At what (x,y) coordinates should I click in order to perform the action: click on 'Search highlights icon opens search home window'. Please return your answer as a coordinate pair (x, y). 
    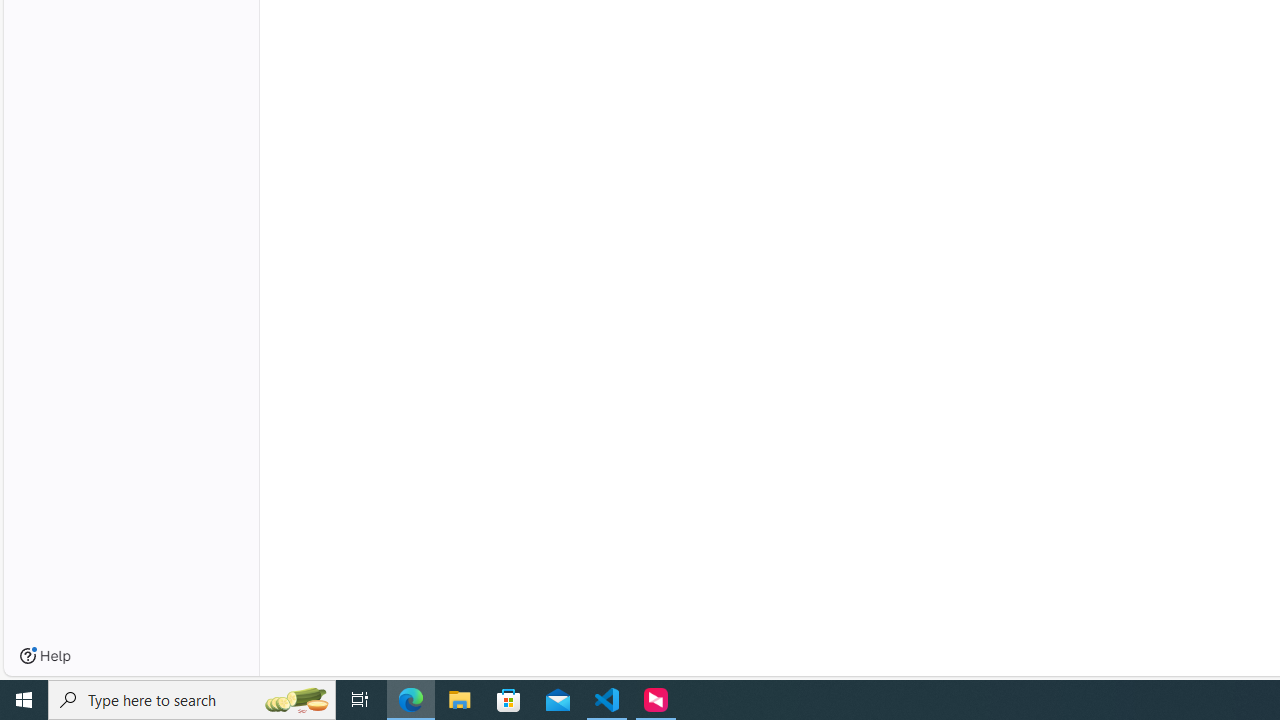
    Looking at the image, I should click on (294, 698).